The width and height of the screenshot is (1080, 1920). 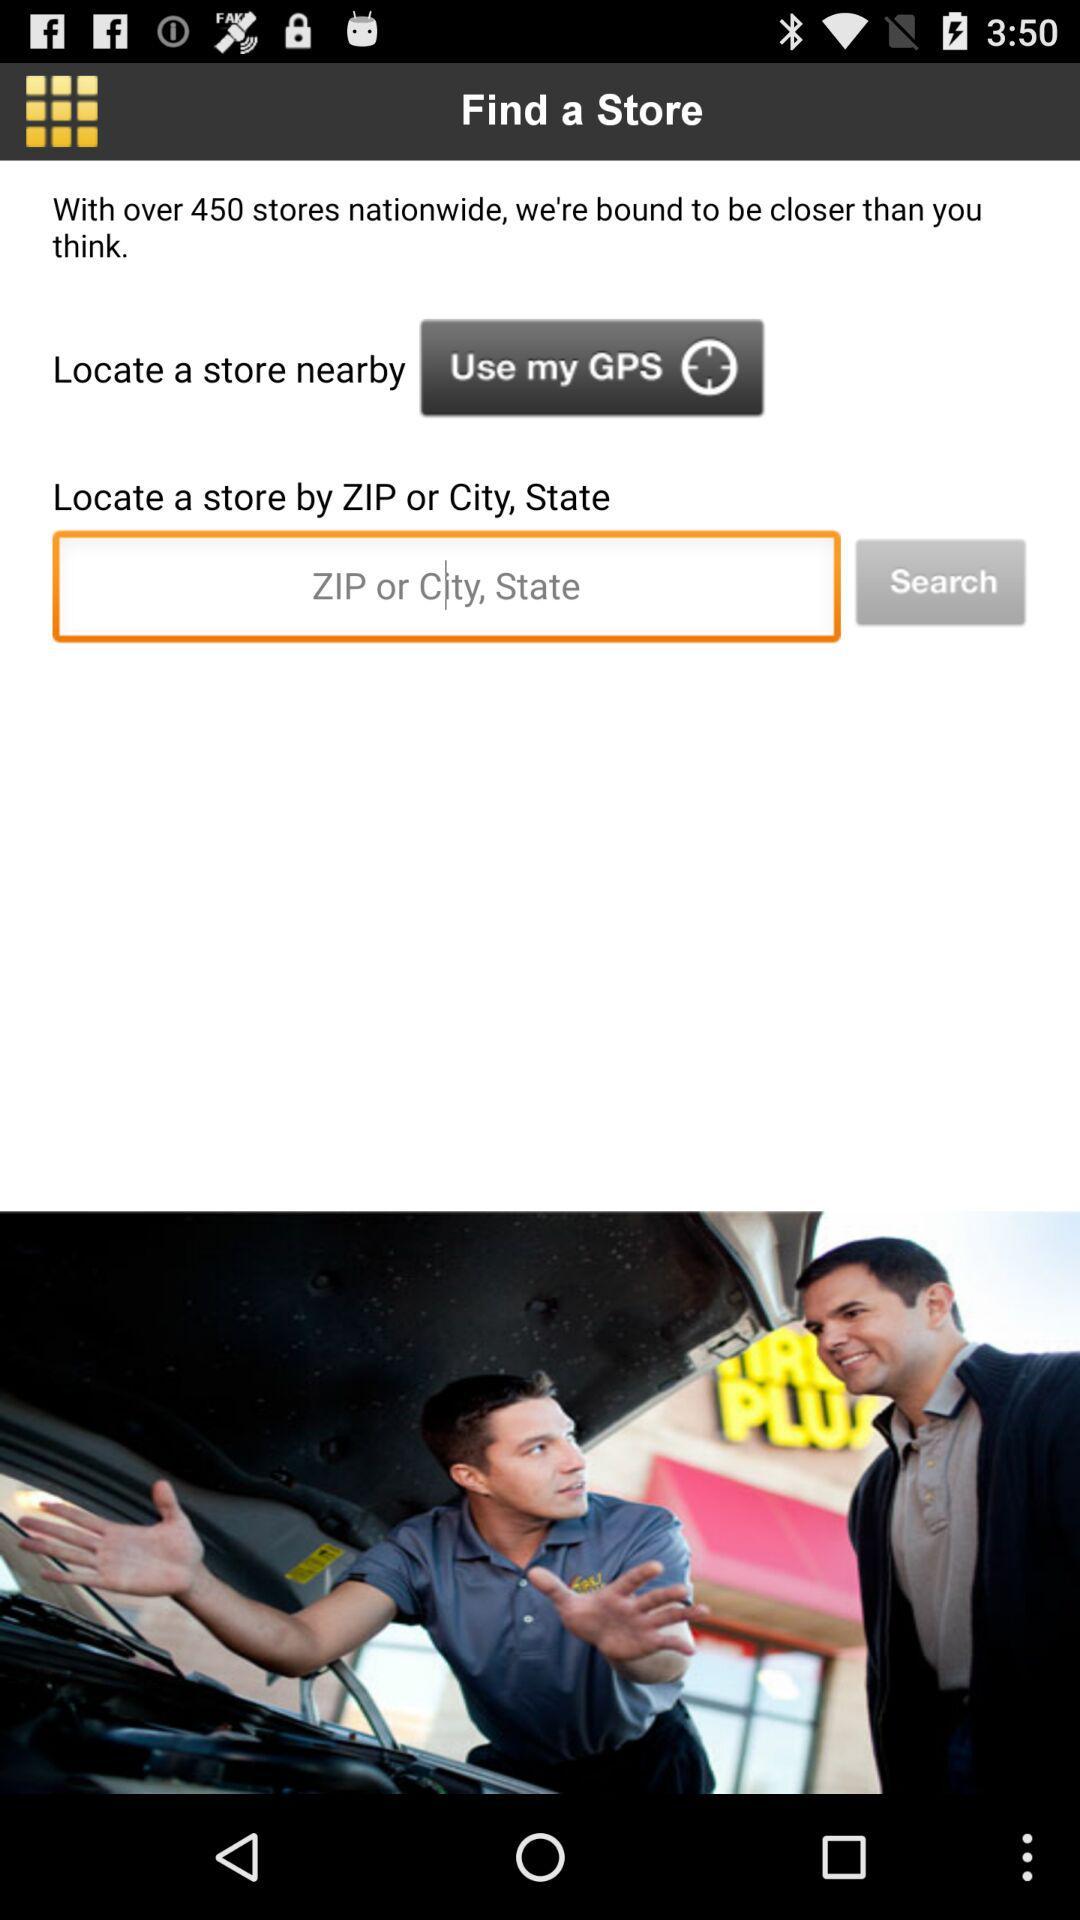 I want to click on search, so click(x=940, y=582).